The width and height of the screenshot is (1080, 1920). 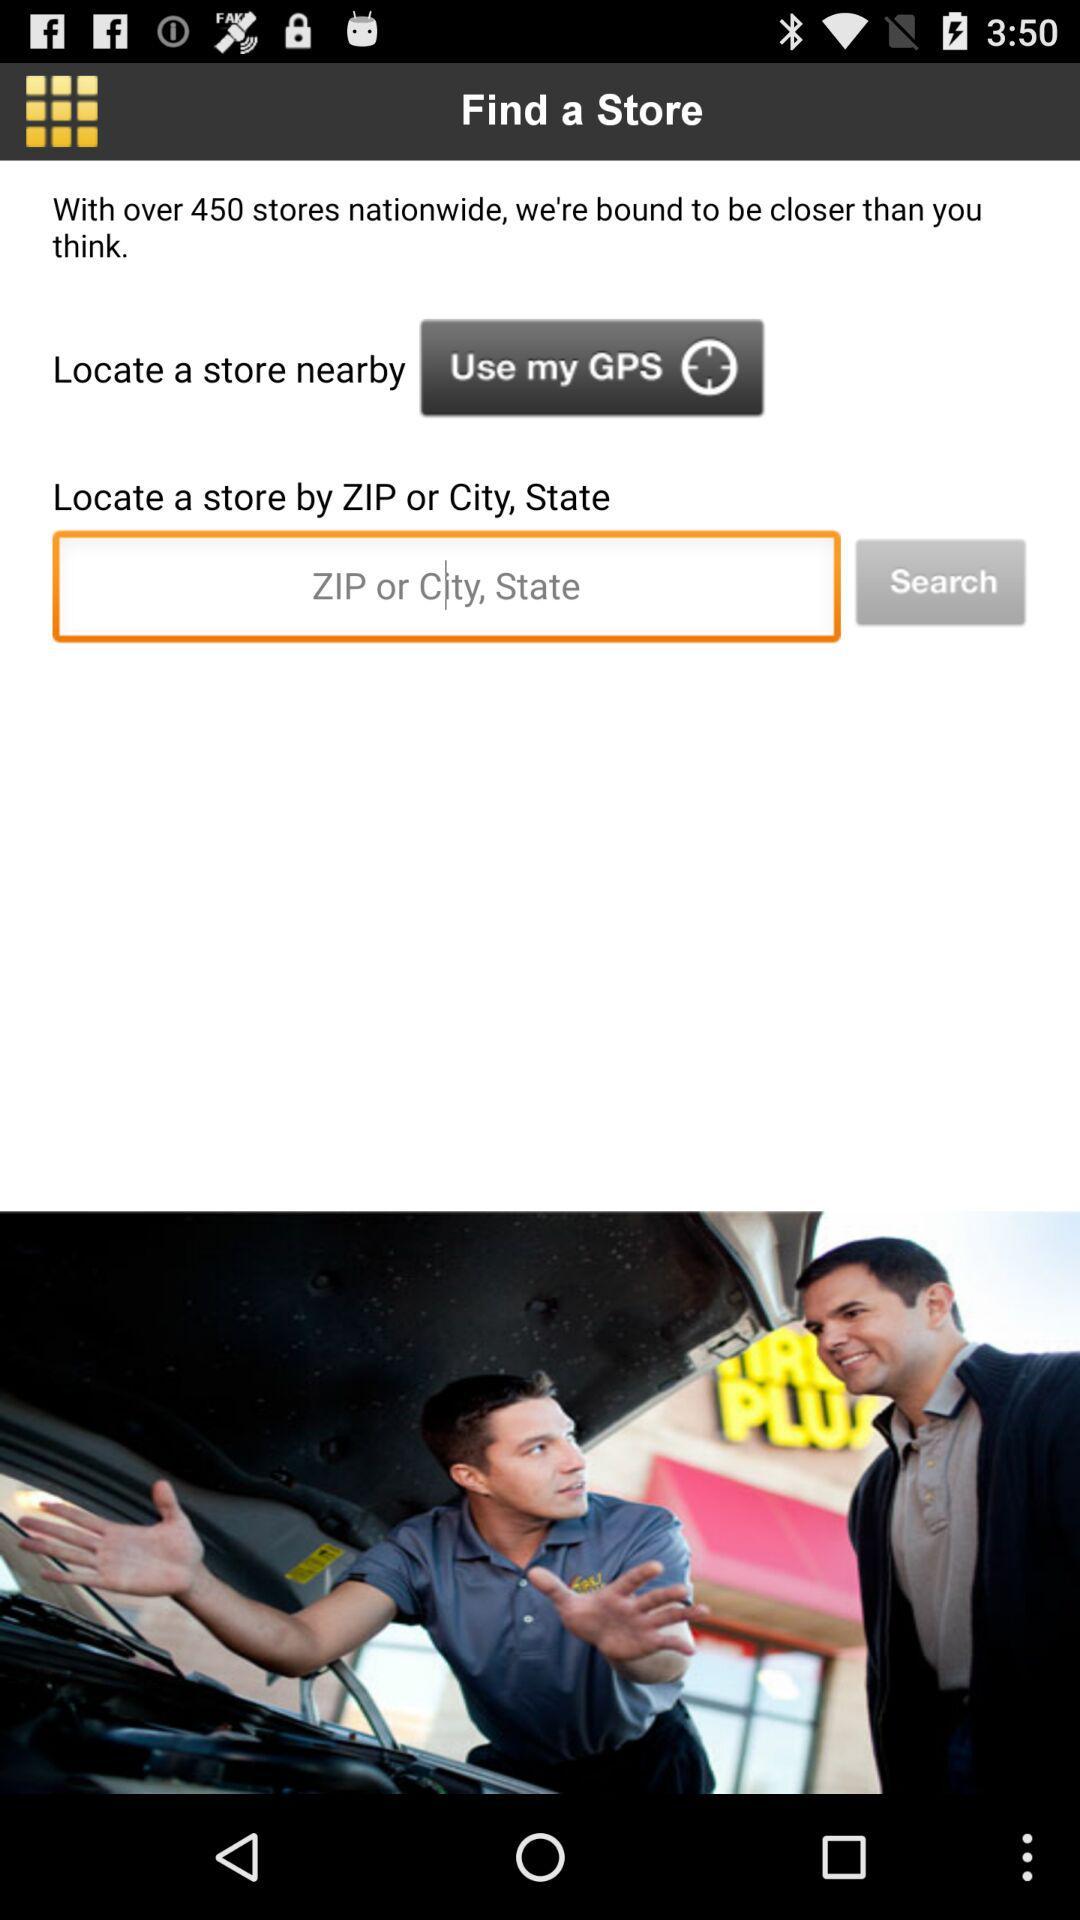 I want to click on search, so click(x=940, y=582).